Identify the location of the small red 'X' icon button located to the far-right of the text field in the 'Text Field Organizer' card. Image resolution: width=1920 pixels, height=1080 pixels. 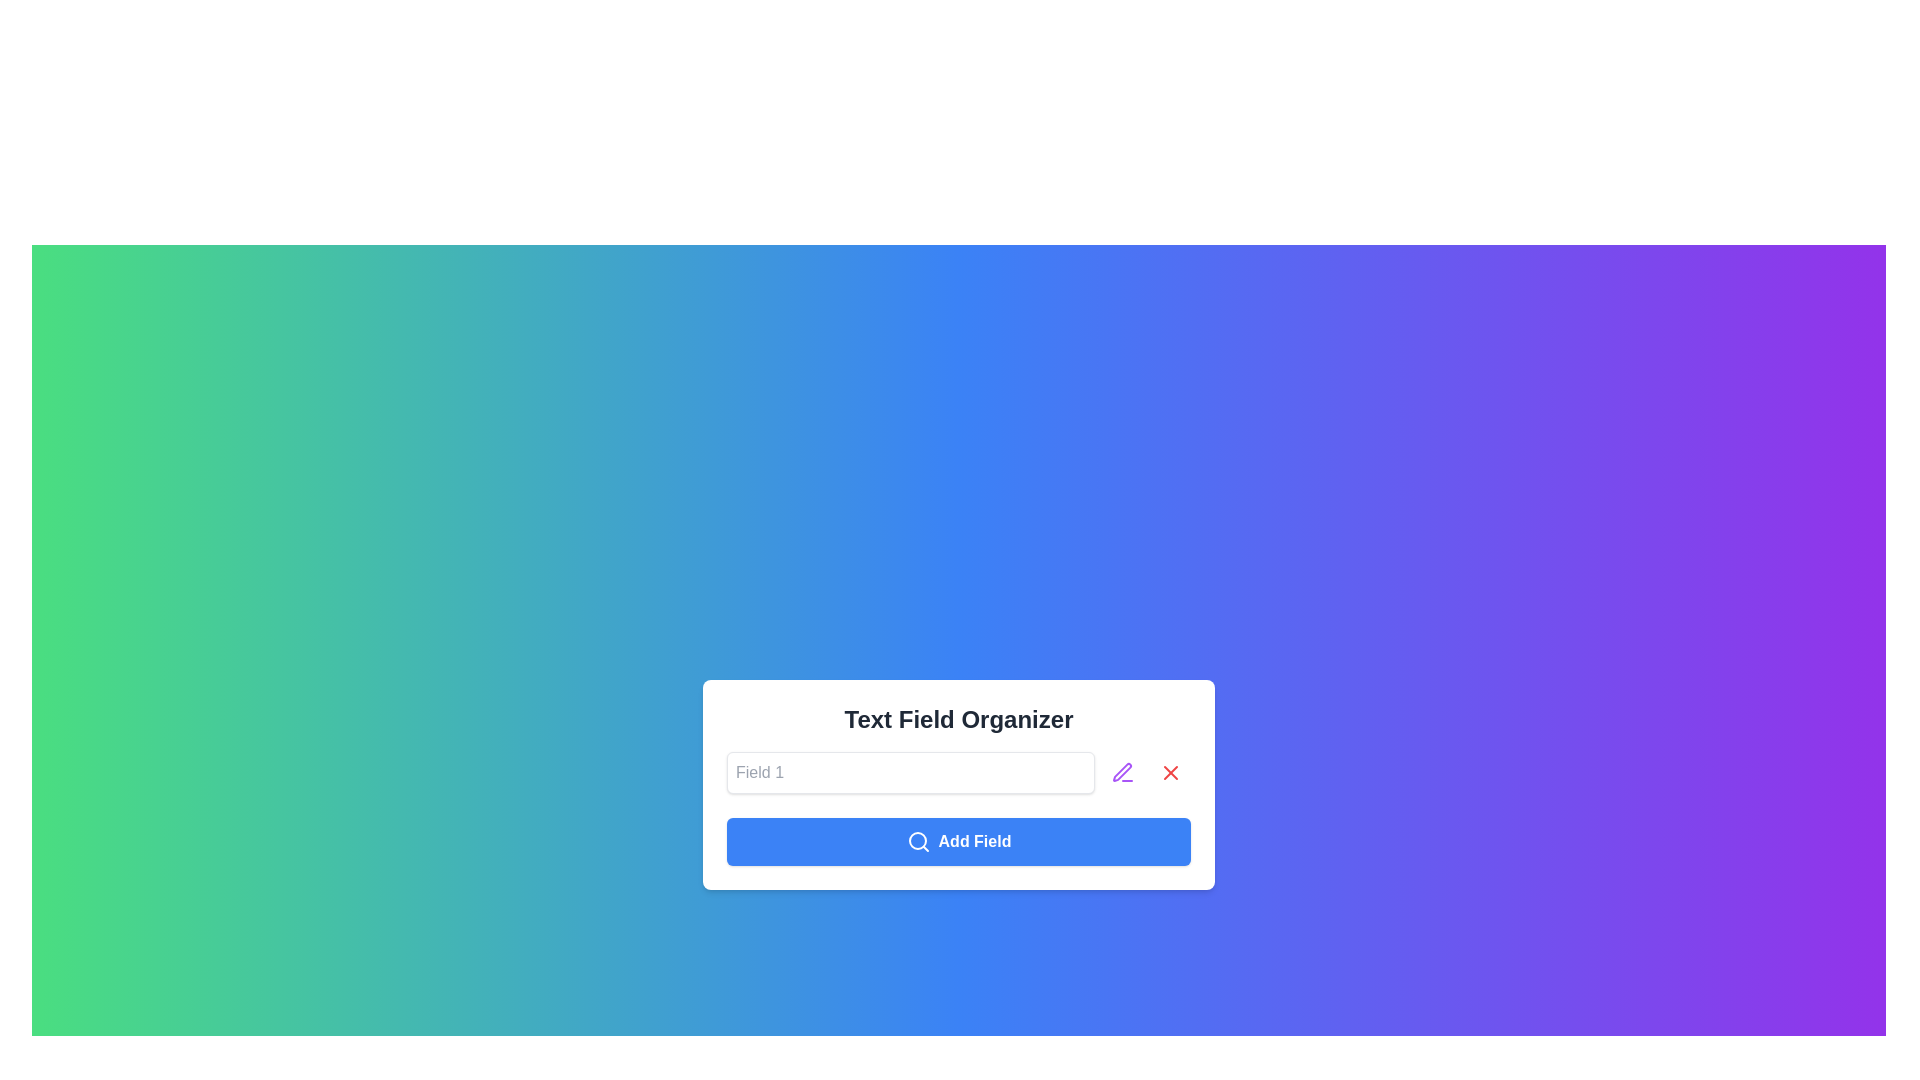
(1171, 771).